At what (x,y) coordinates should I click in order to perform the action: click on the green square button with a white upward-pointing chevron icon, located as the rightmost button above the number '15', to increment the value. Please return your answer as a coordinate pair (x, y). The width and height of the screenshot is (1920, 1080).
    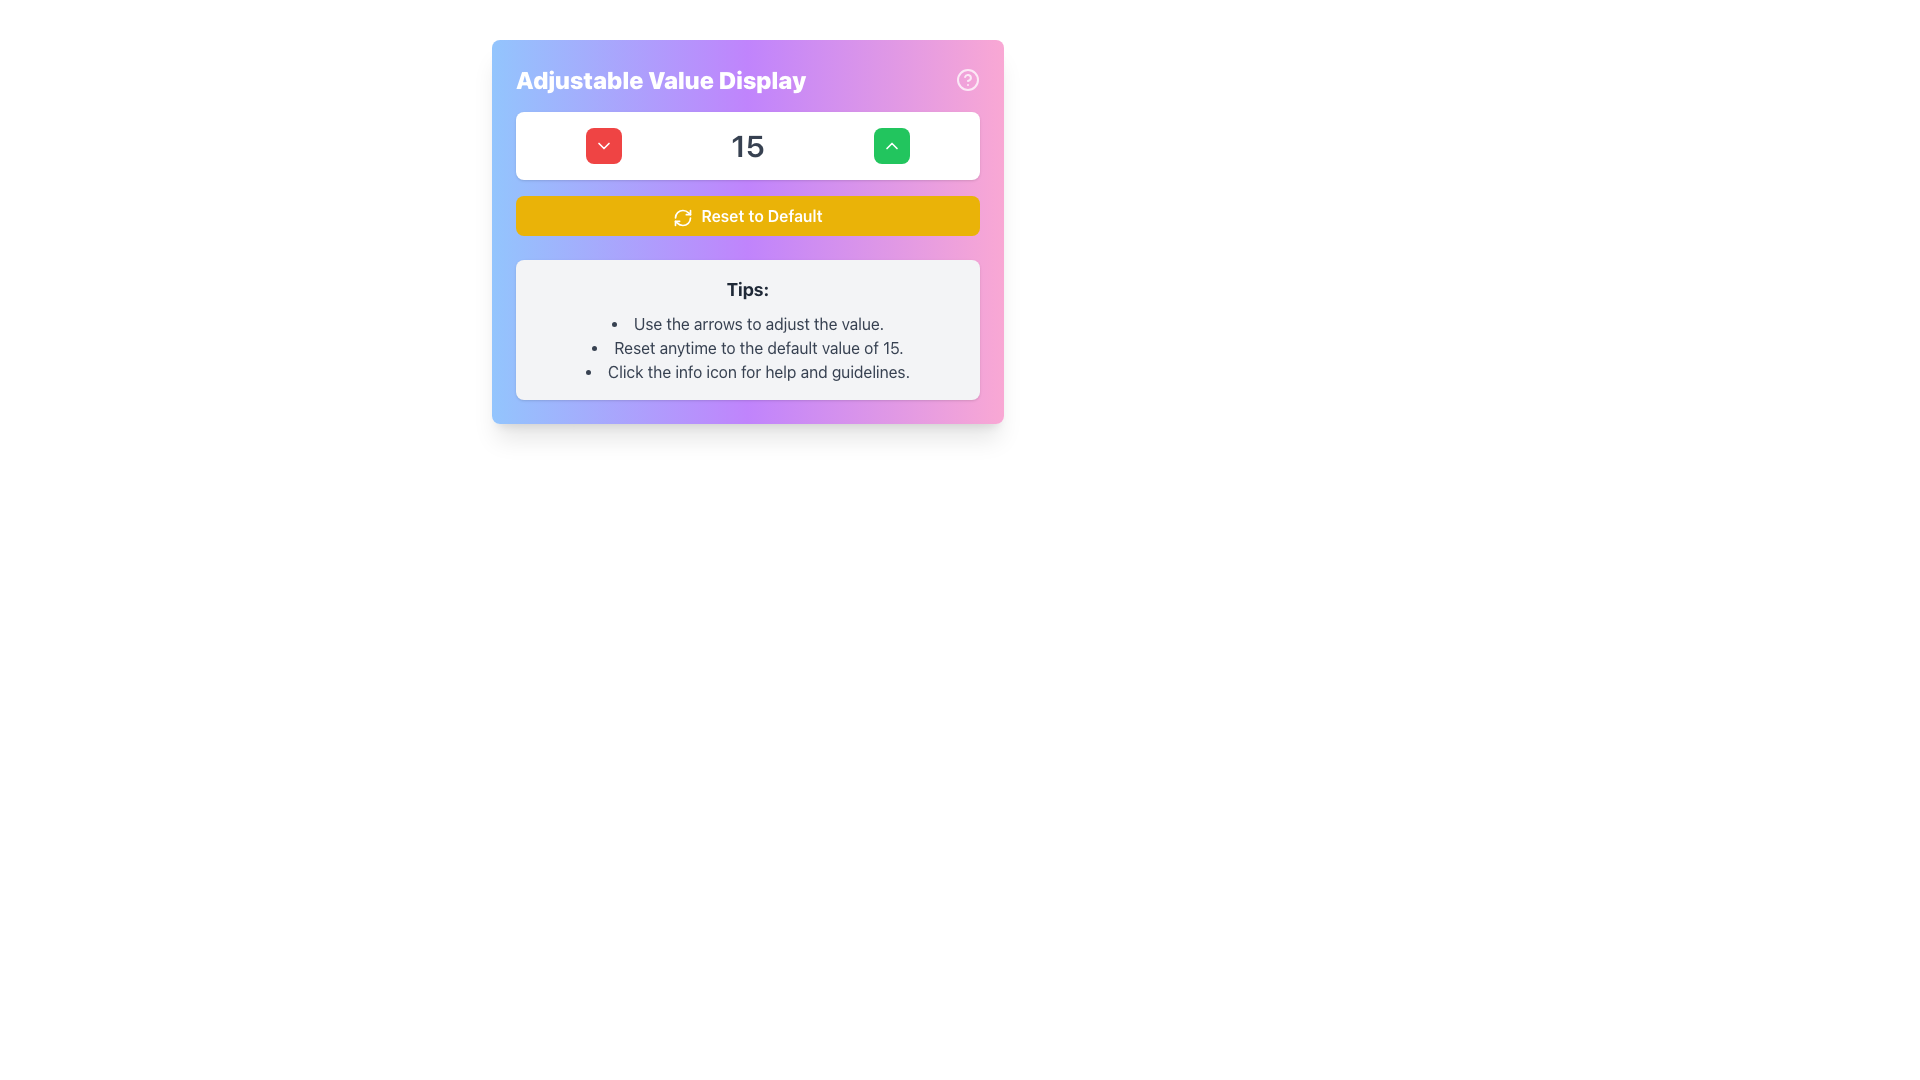
    Looking at the image, I should click on (890, 145).